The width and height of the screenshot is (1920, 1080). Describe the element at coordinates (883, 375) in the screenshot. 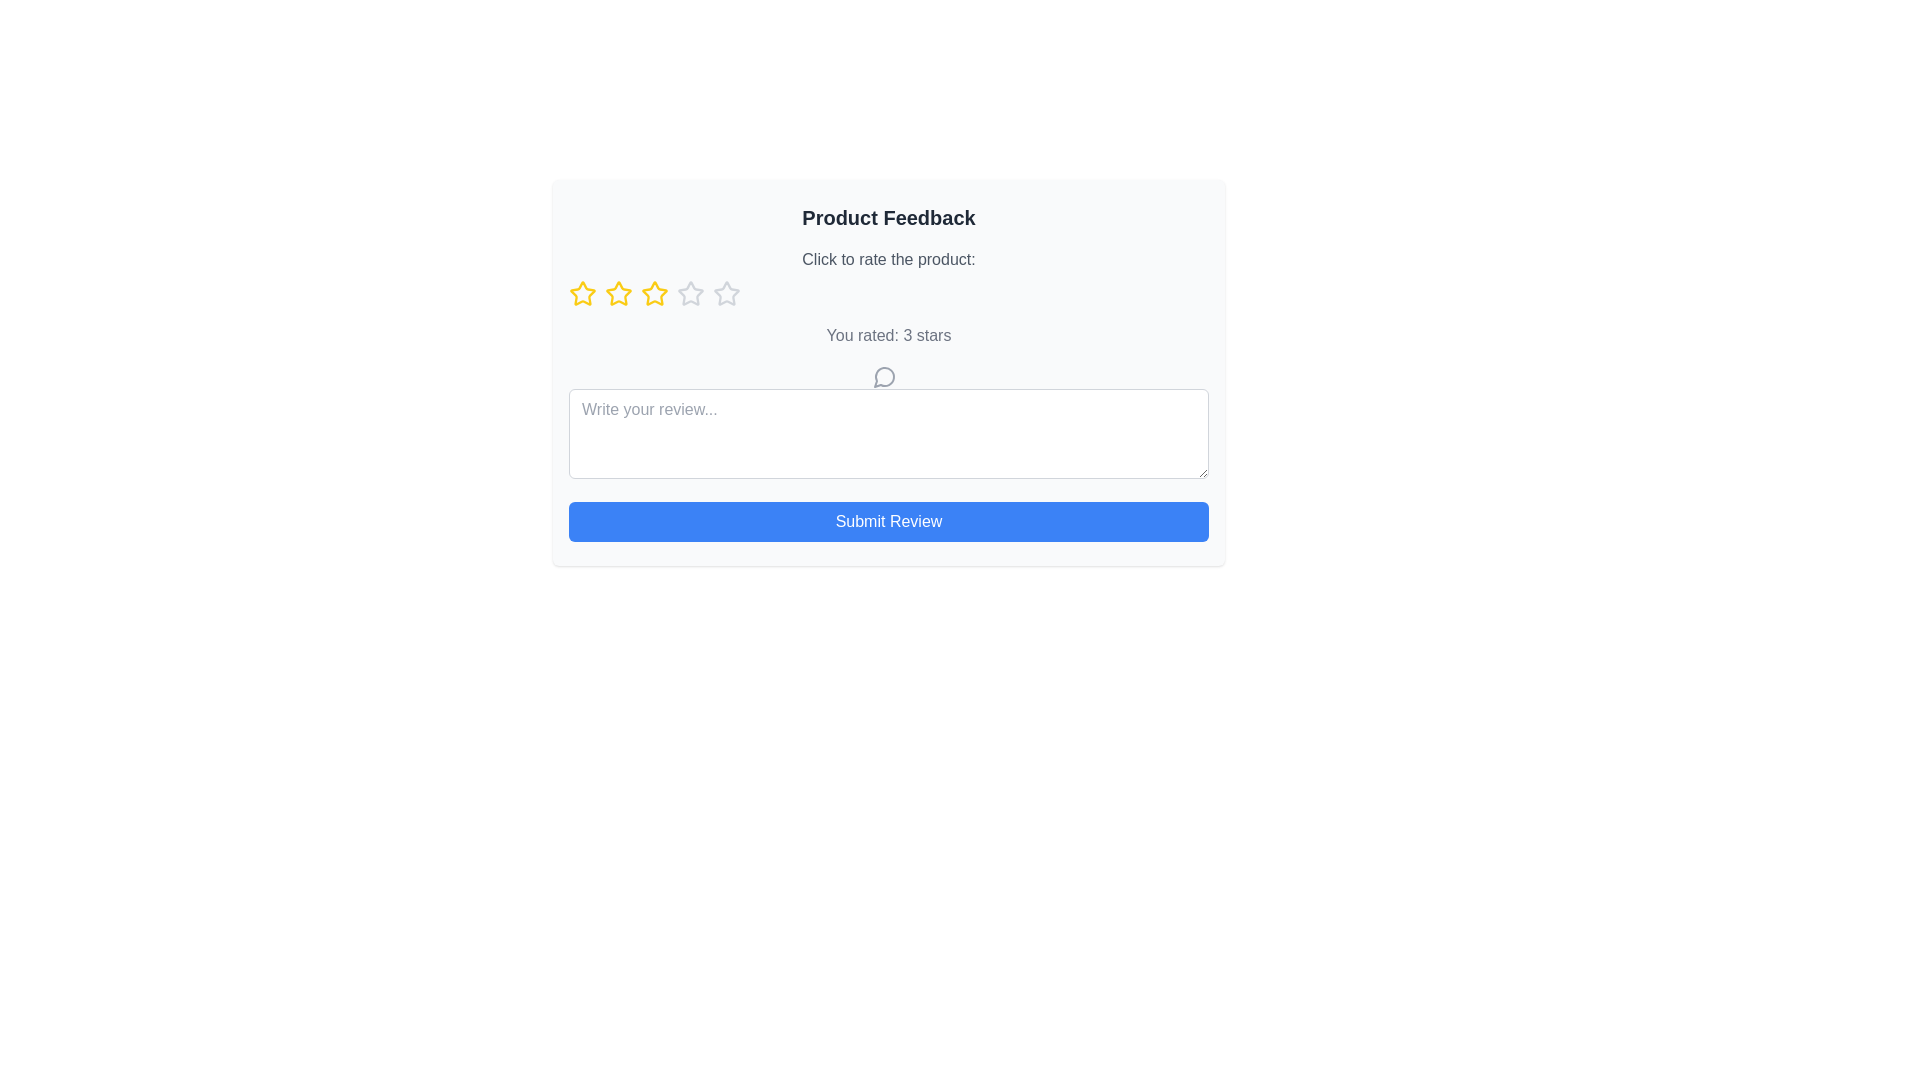

I see `the speech bubble icon used for comments or messages, located to the left of the 'Write your review...' text input field` at that location.